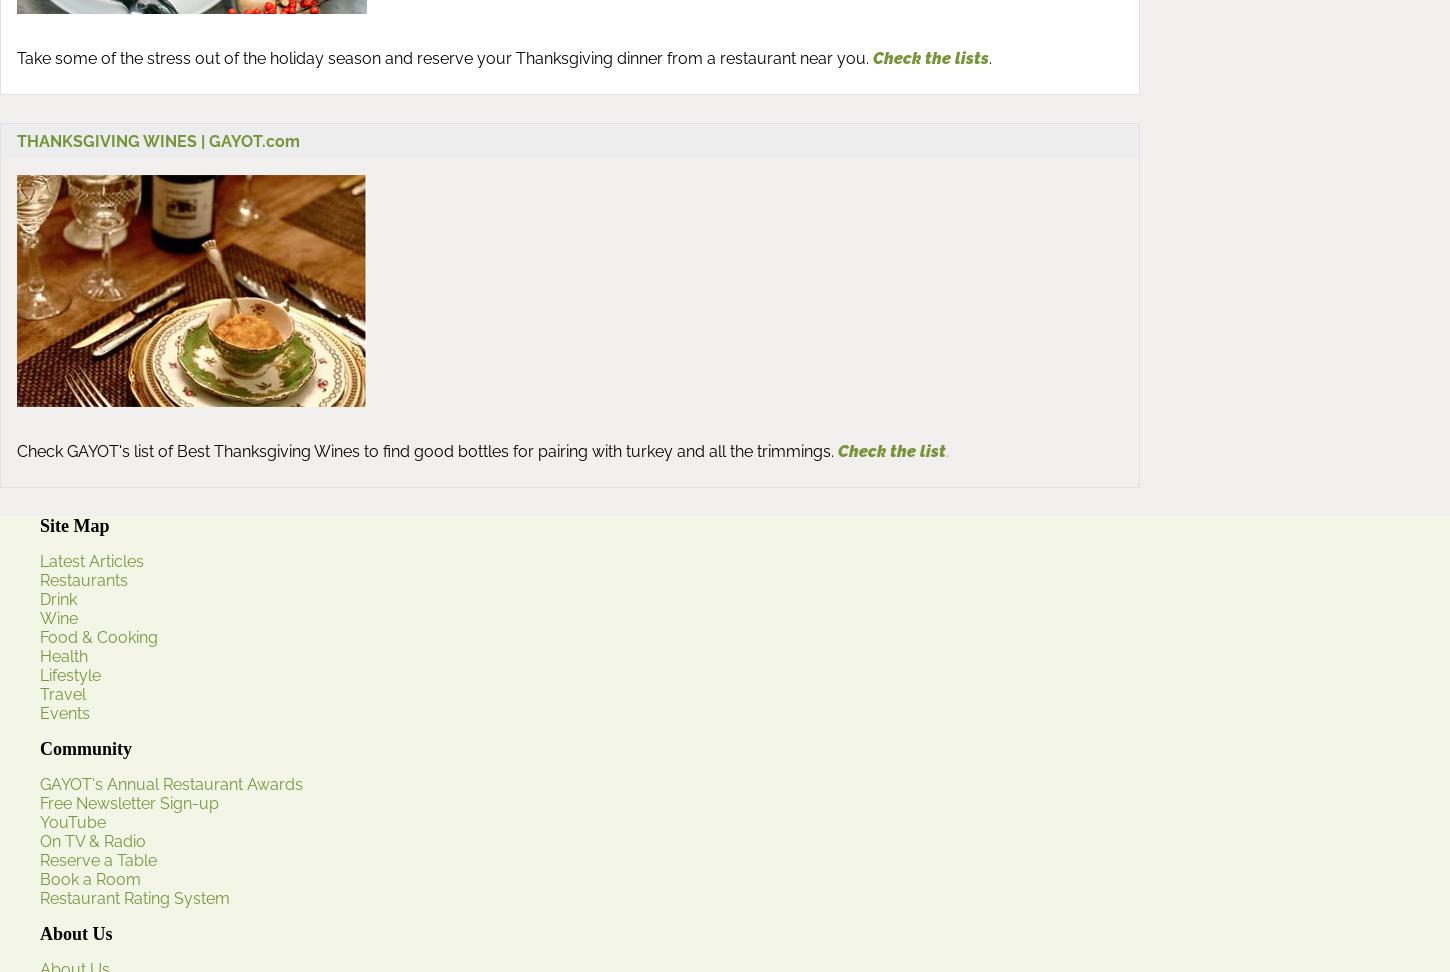  Describe the element at coordinates (145, 699) in the screenshot. I see `'Dining with the moon | Beachside Restaurant & Bar,'` at that location.